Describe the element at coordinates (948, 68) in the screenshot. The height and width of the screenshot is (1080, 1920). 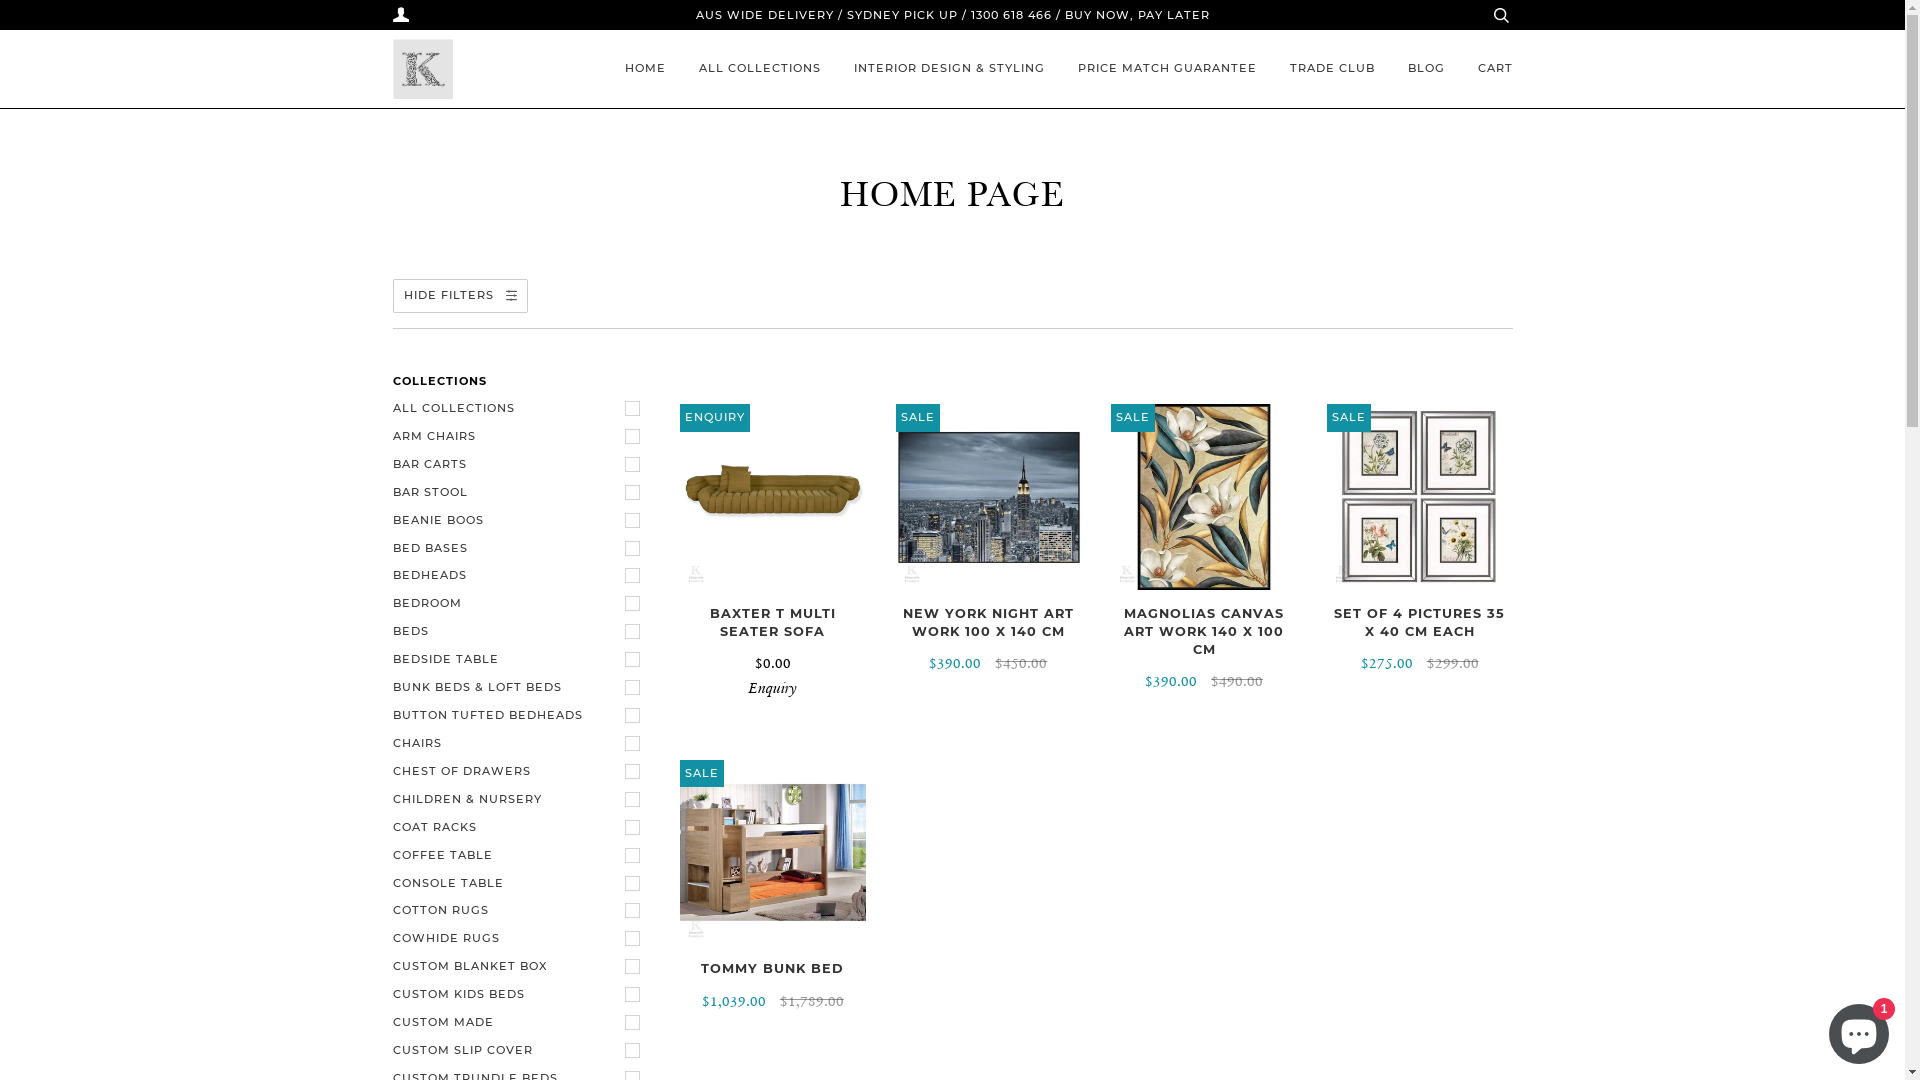
I see `'INTERIOR DESIGN & STYLING'` at that location.